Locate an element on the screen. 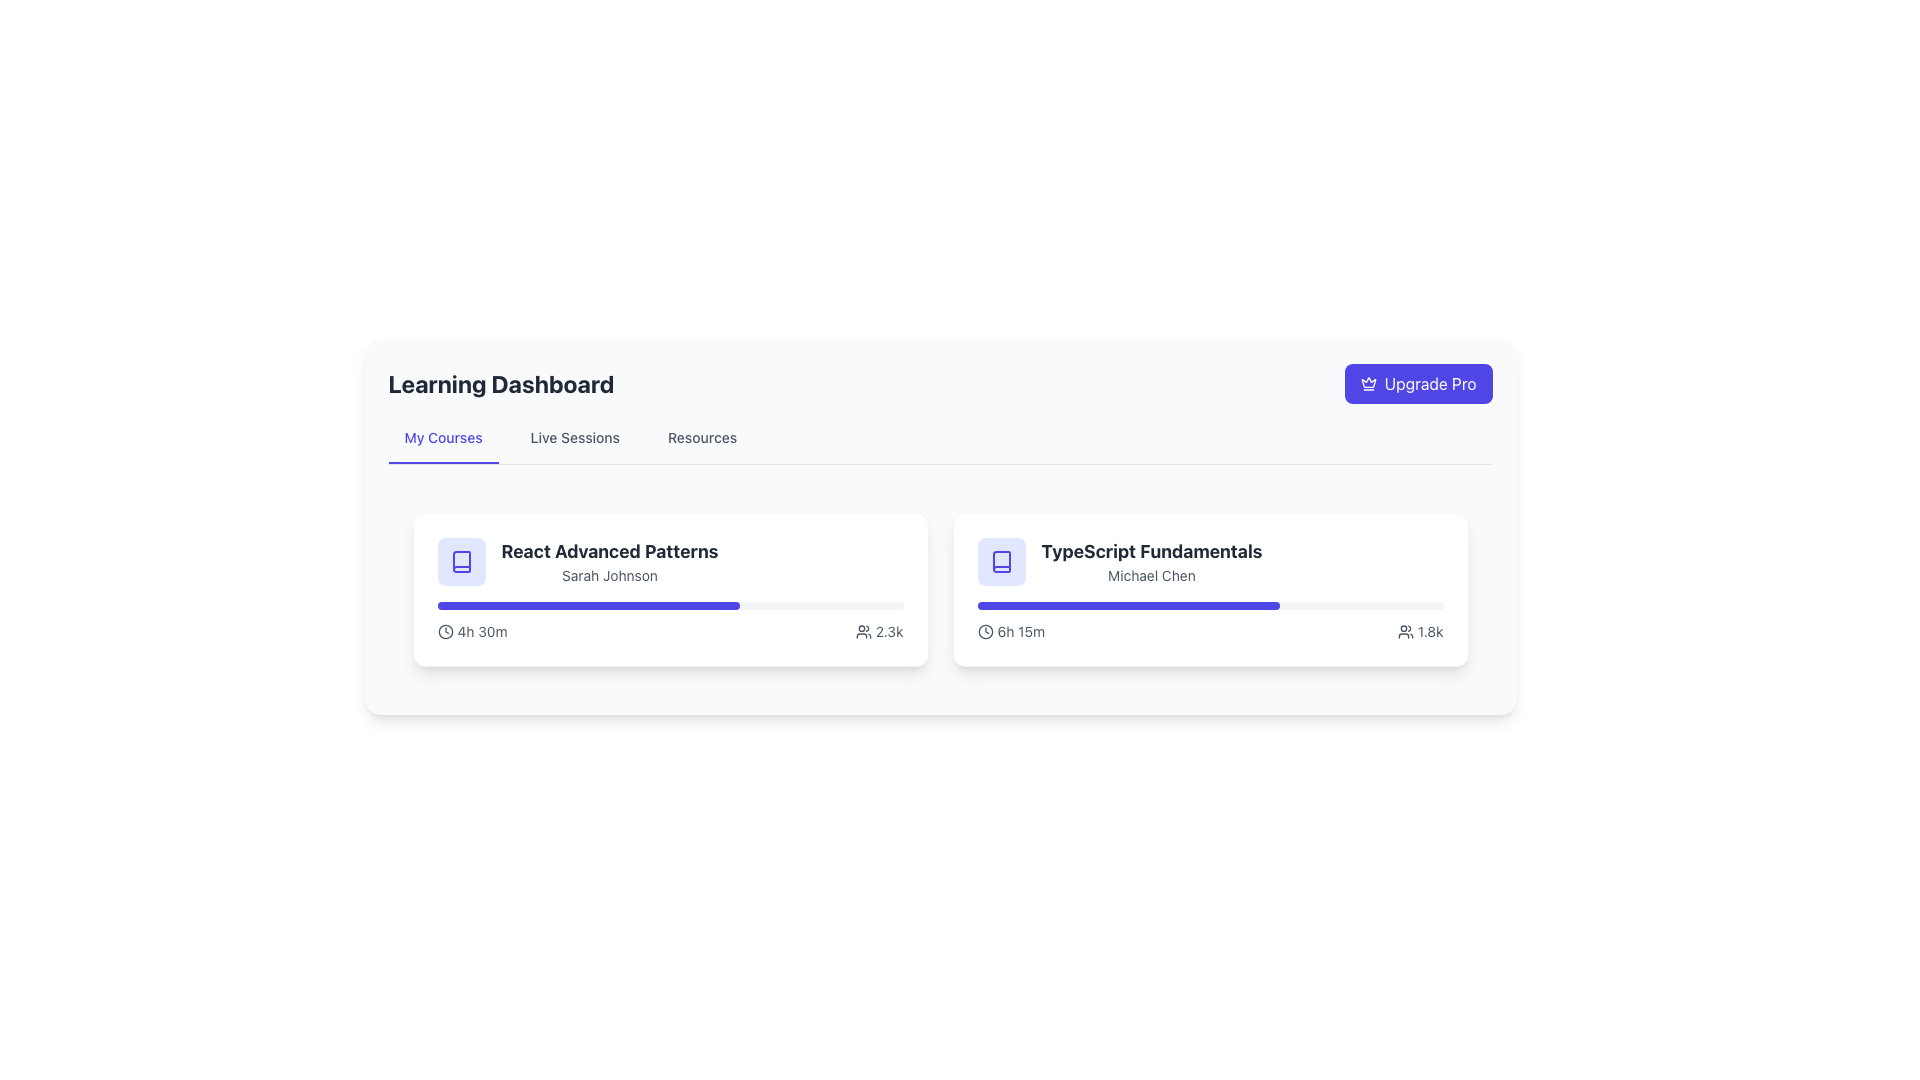  the text label containing the course title 'React Advanced Patterns' and instructor name 'Sarah Johnson' is located at coordinates (670, 562).